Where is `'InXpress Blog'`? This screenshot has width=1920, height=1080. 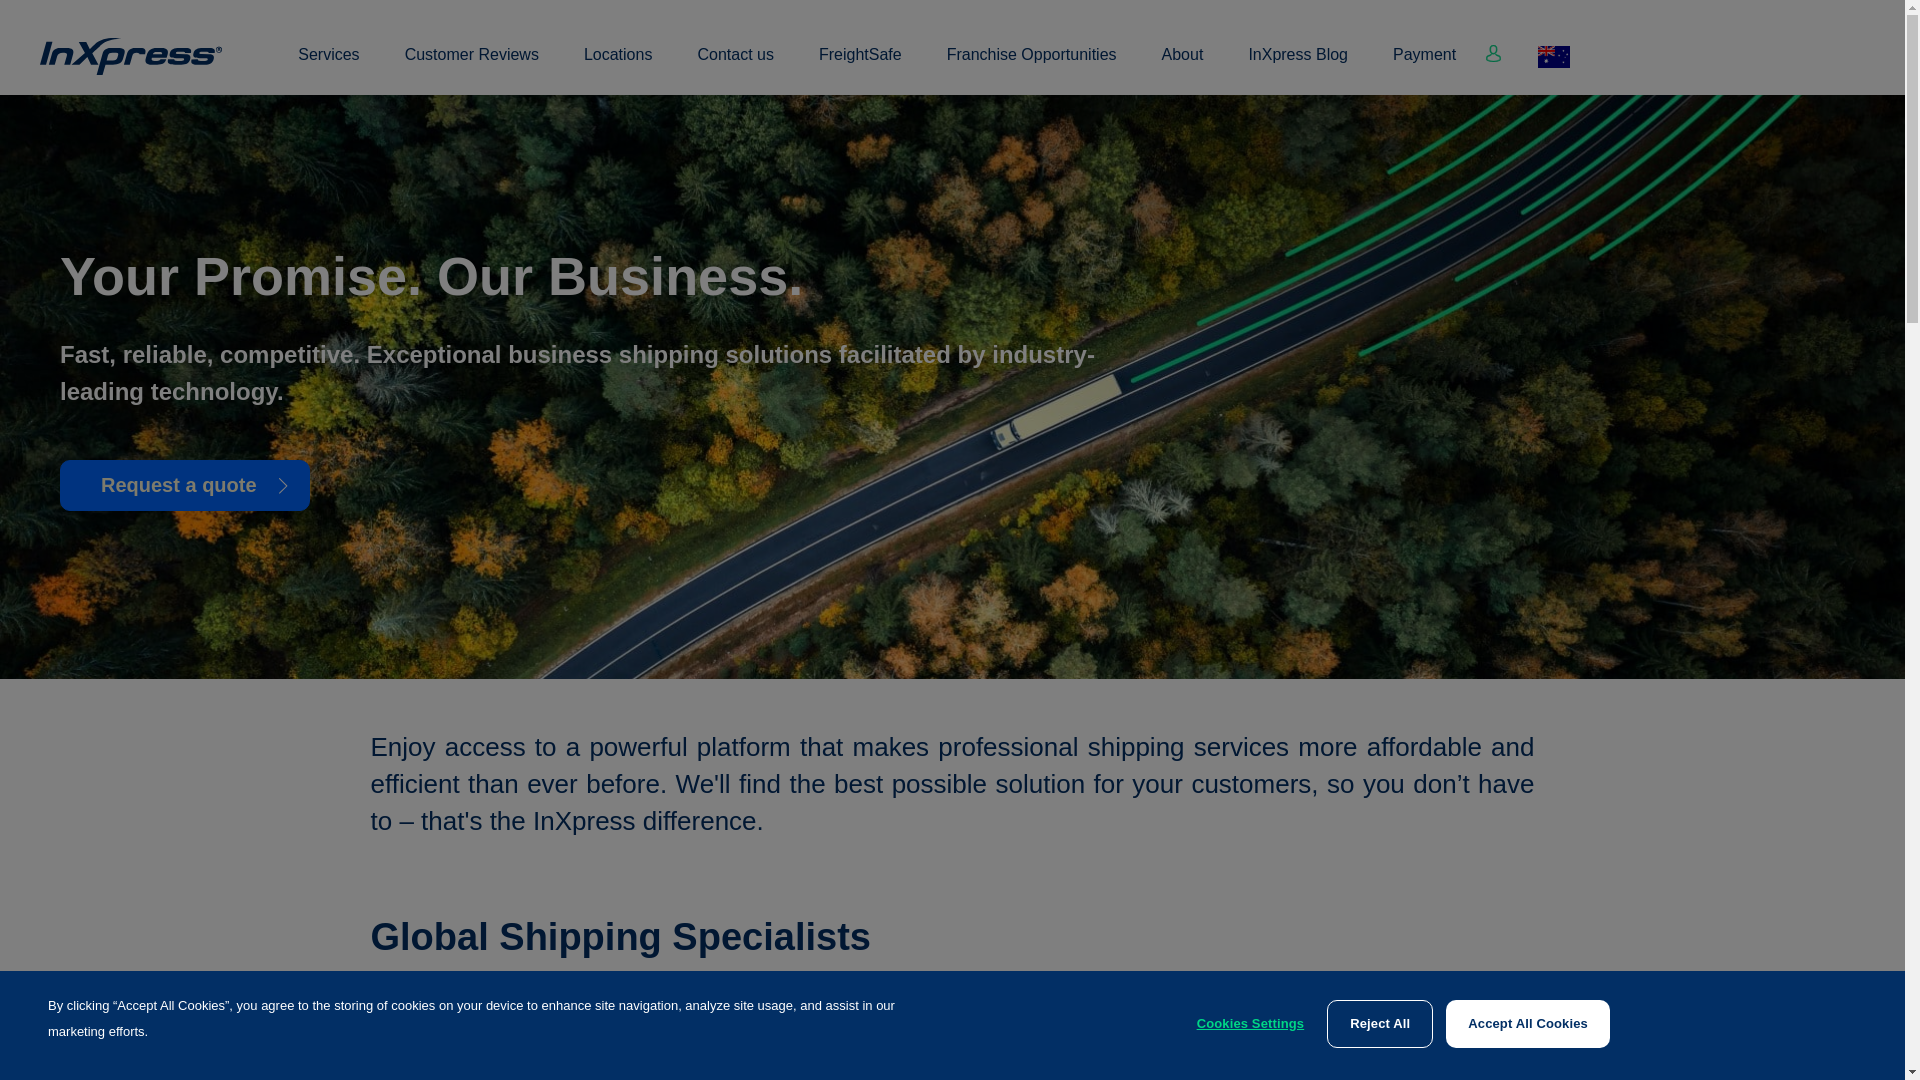
'InXpress Blog' is located at coordinates (1297, 65).